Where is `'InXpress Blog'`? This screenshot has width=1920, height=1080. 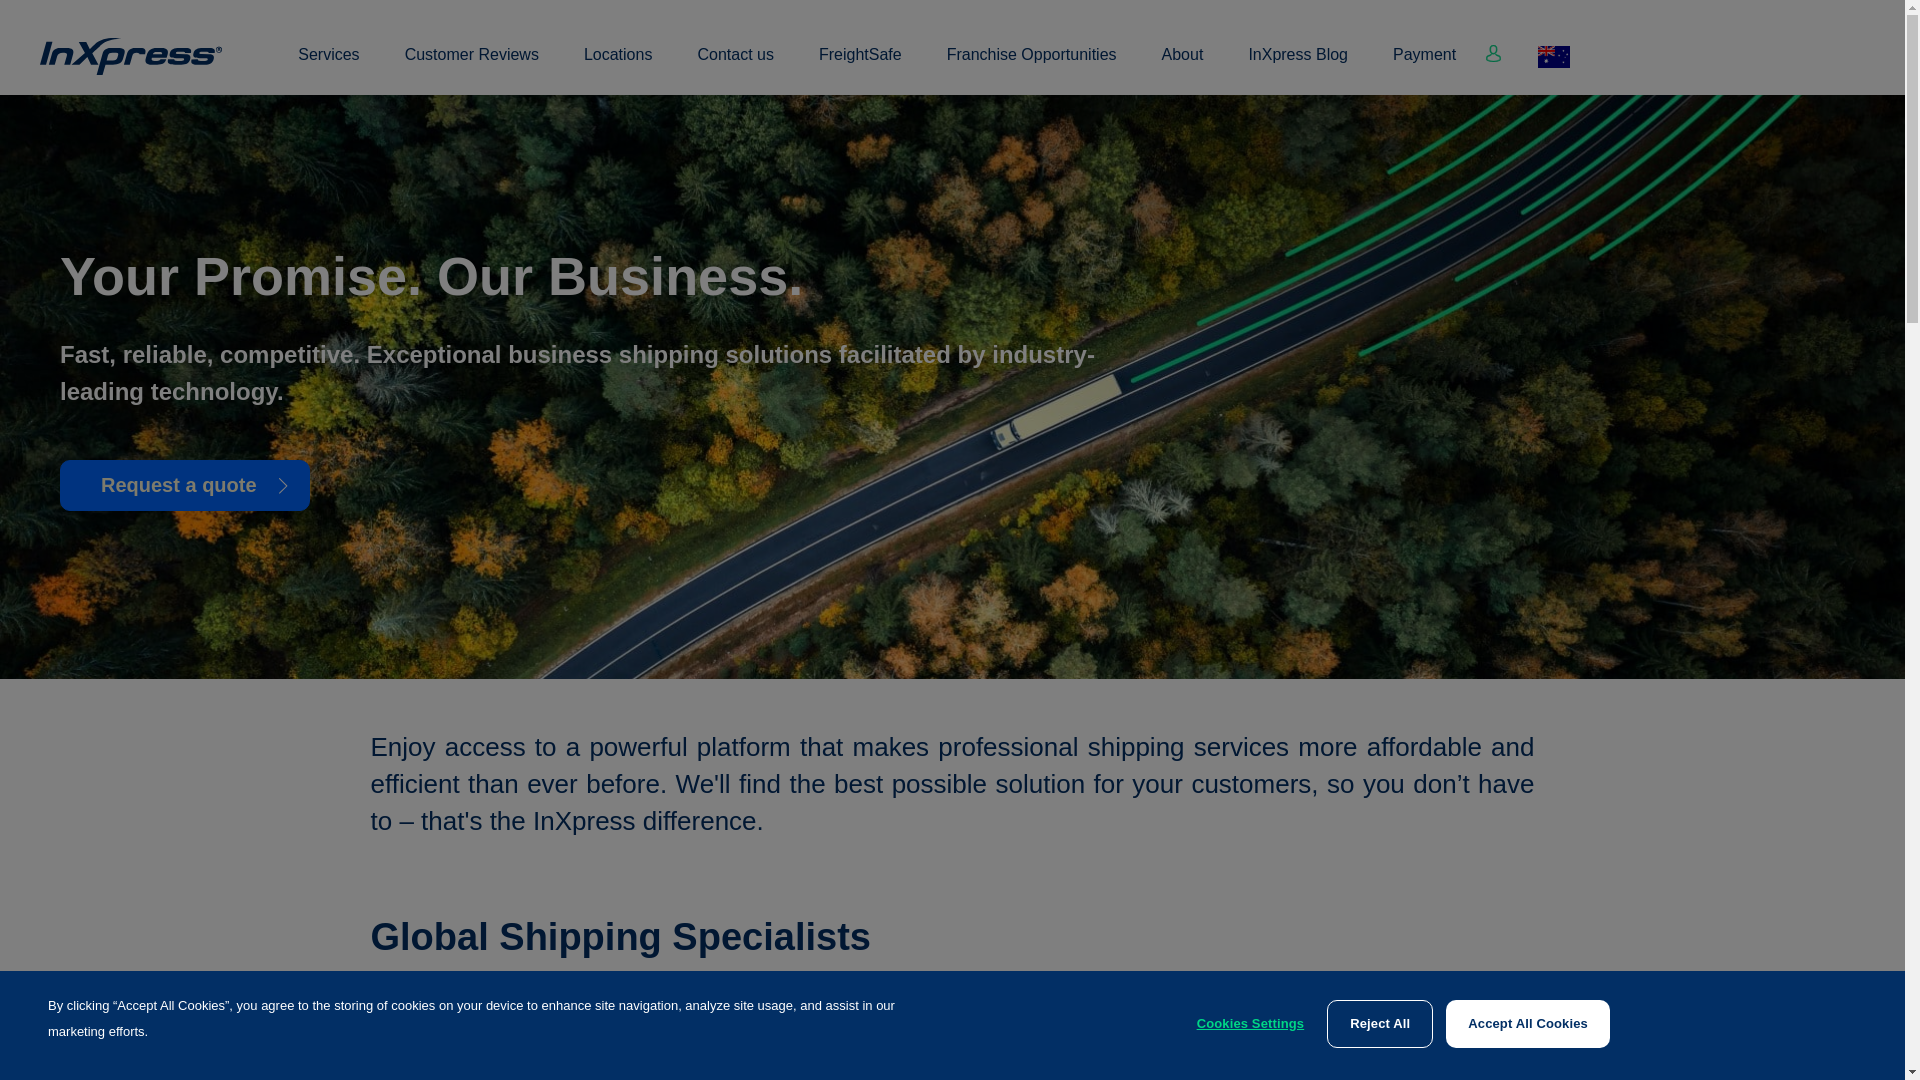
'InXpress Blog' is located at coordinates (1297, 65).